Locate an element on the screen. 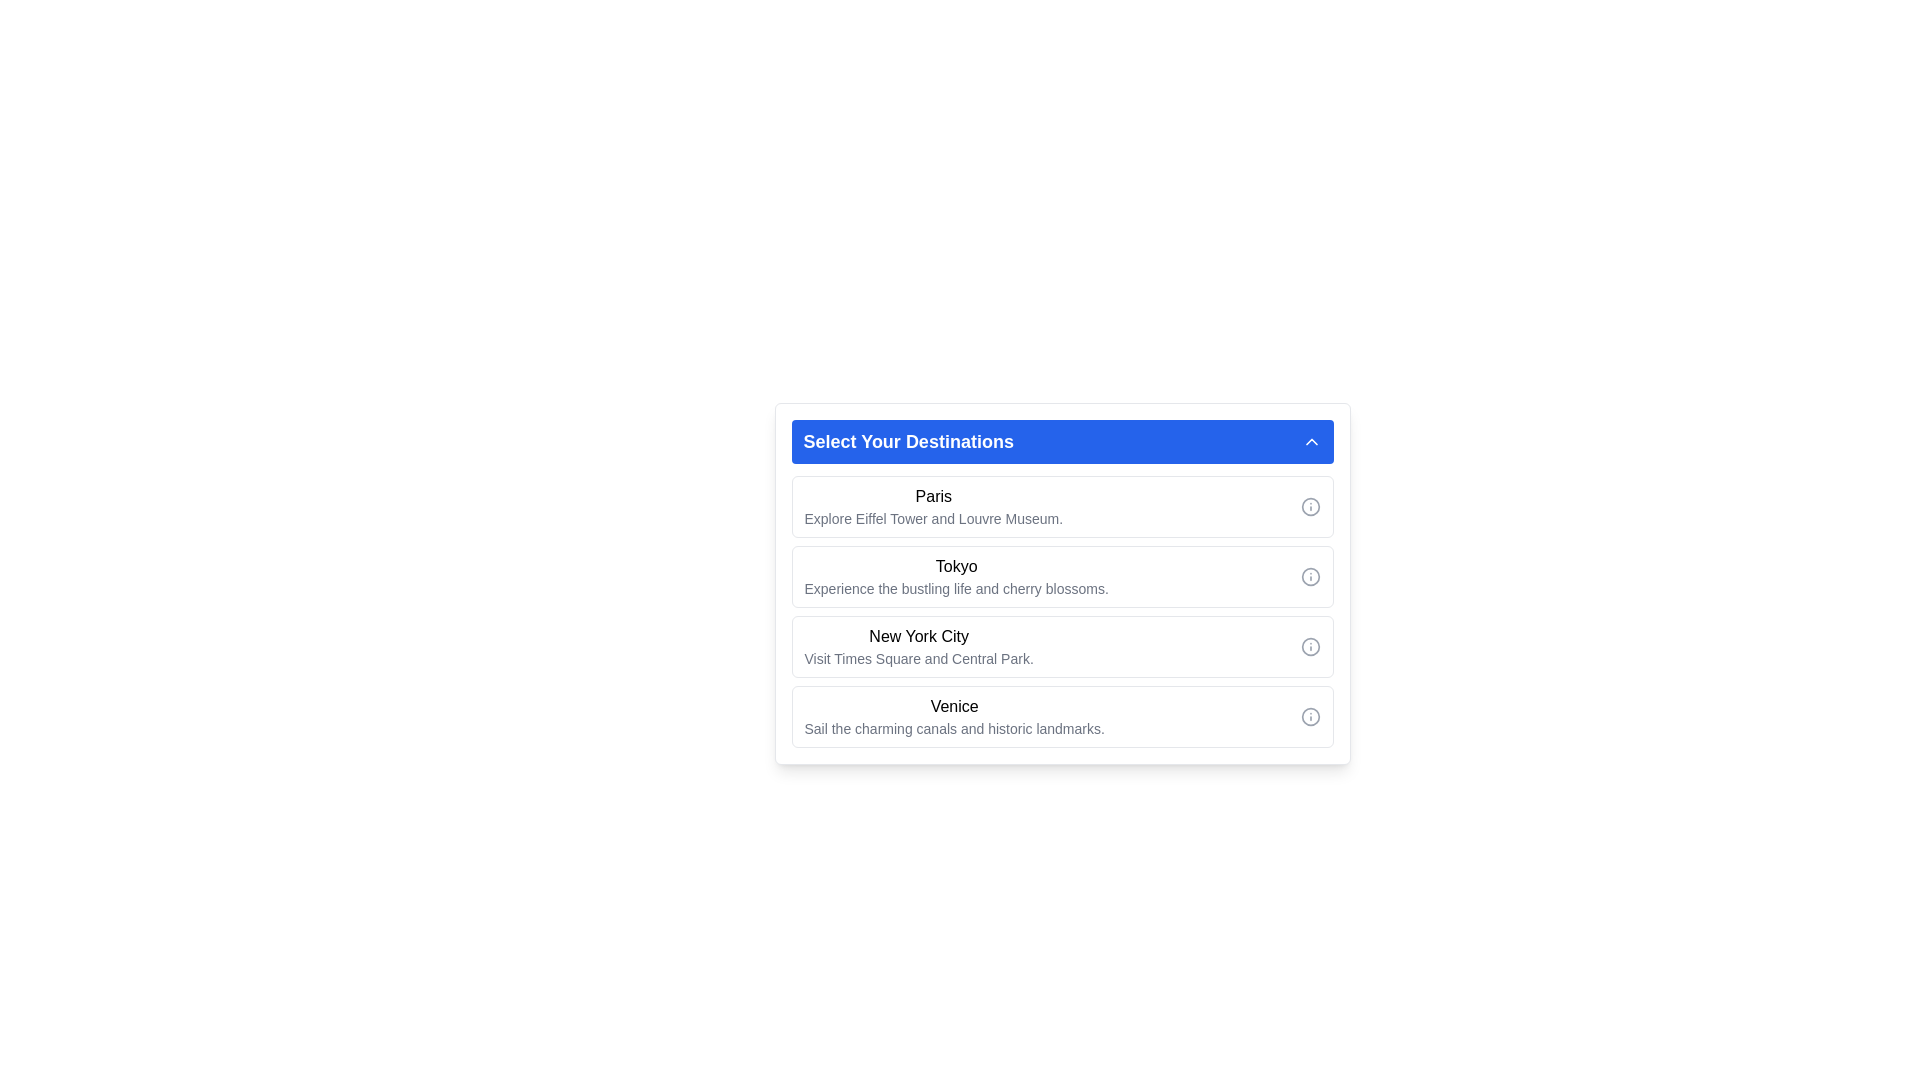 The width and height of the screenshot is (1920, 1080). the descriptive text element located immediately below the title 'Venice' within the section labeled 'Venice' is located at coordinates (953, 729).